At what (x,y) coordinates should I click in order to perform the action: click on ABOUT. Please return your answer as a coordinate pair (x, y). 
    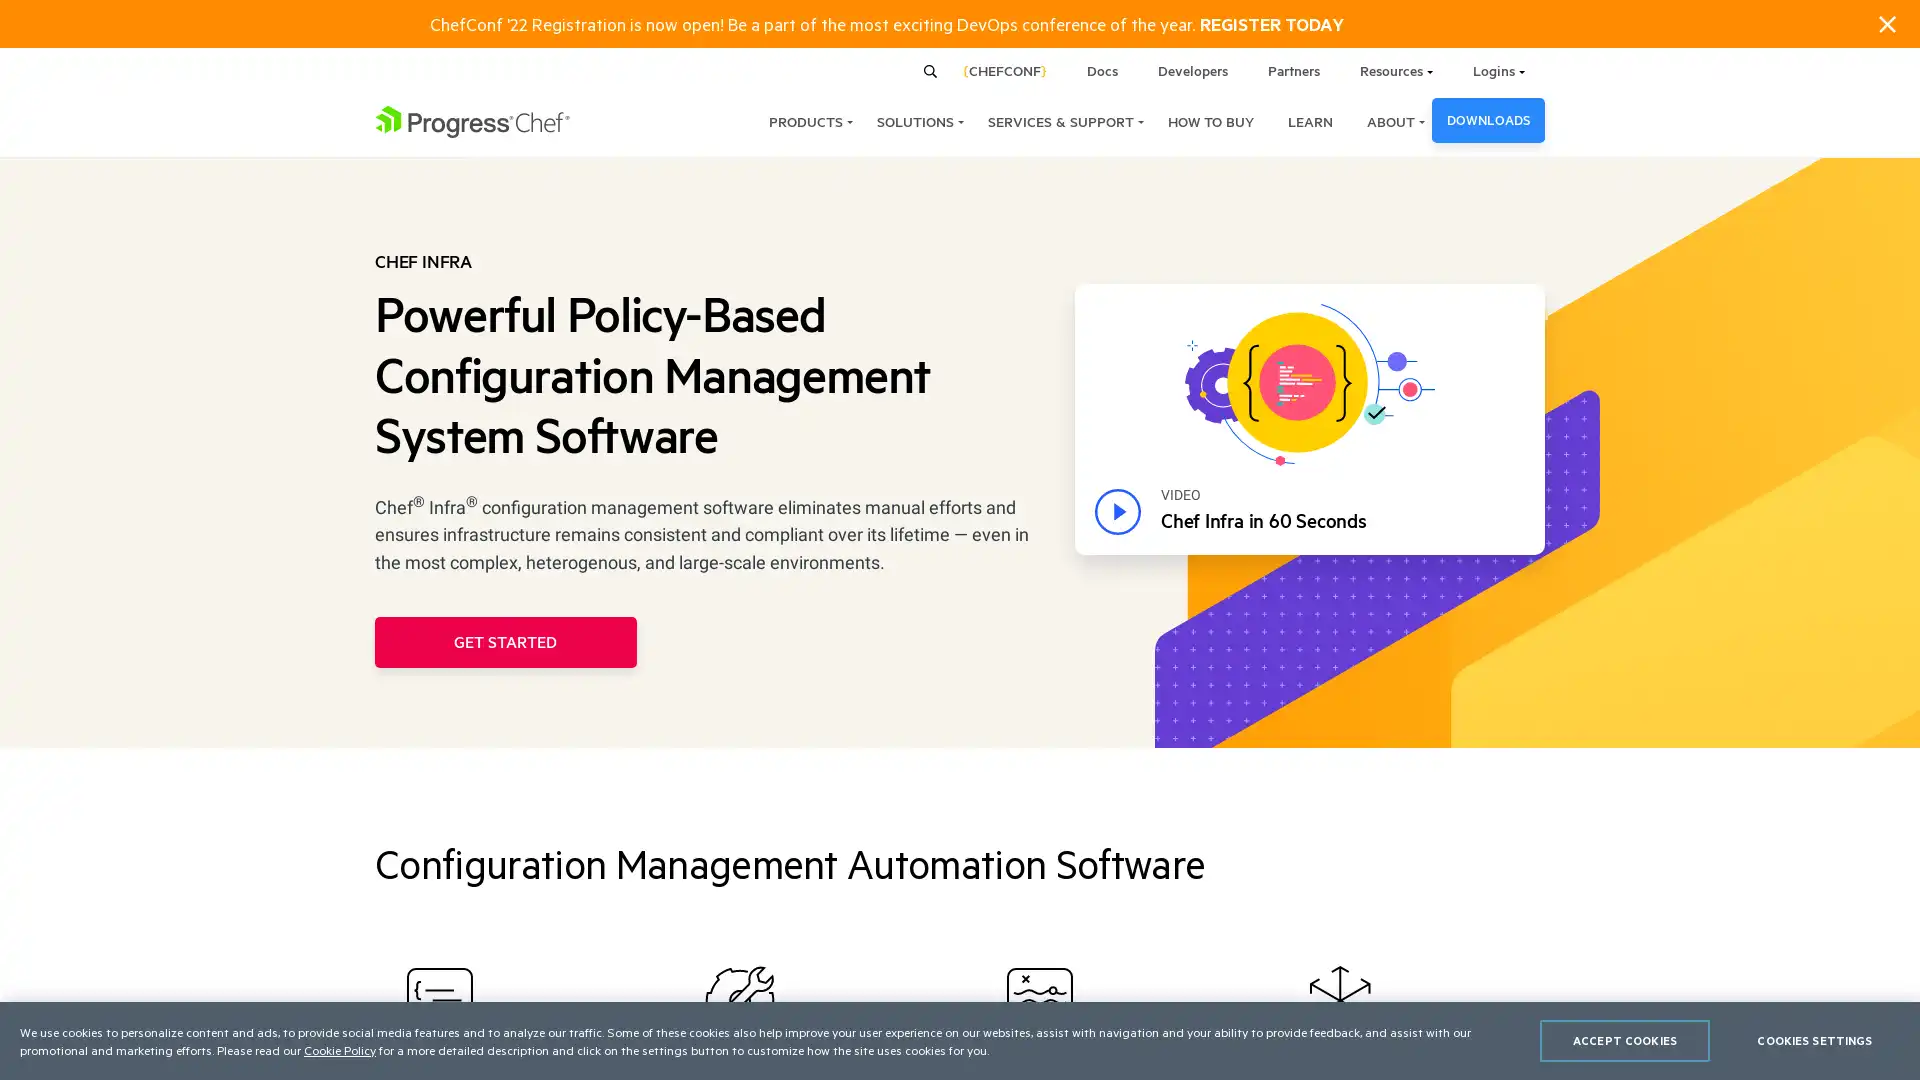
    Looking at the image, I should click on (1345, 122).